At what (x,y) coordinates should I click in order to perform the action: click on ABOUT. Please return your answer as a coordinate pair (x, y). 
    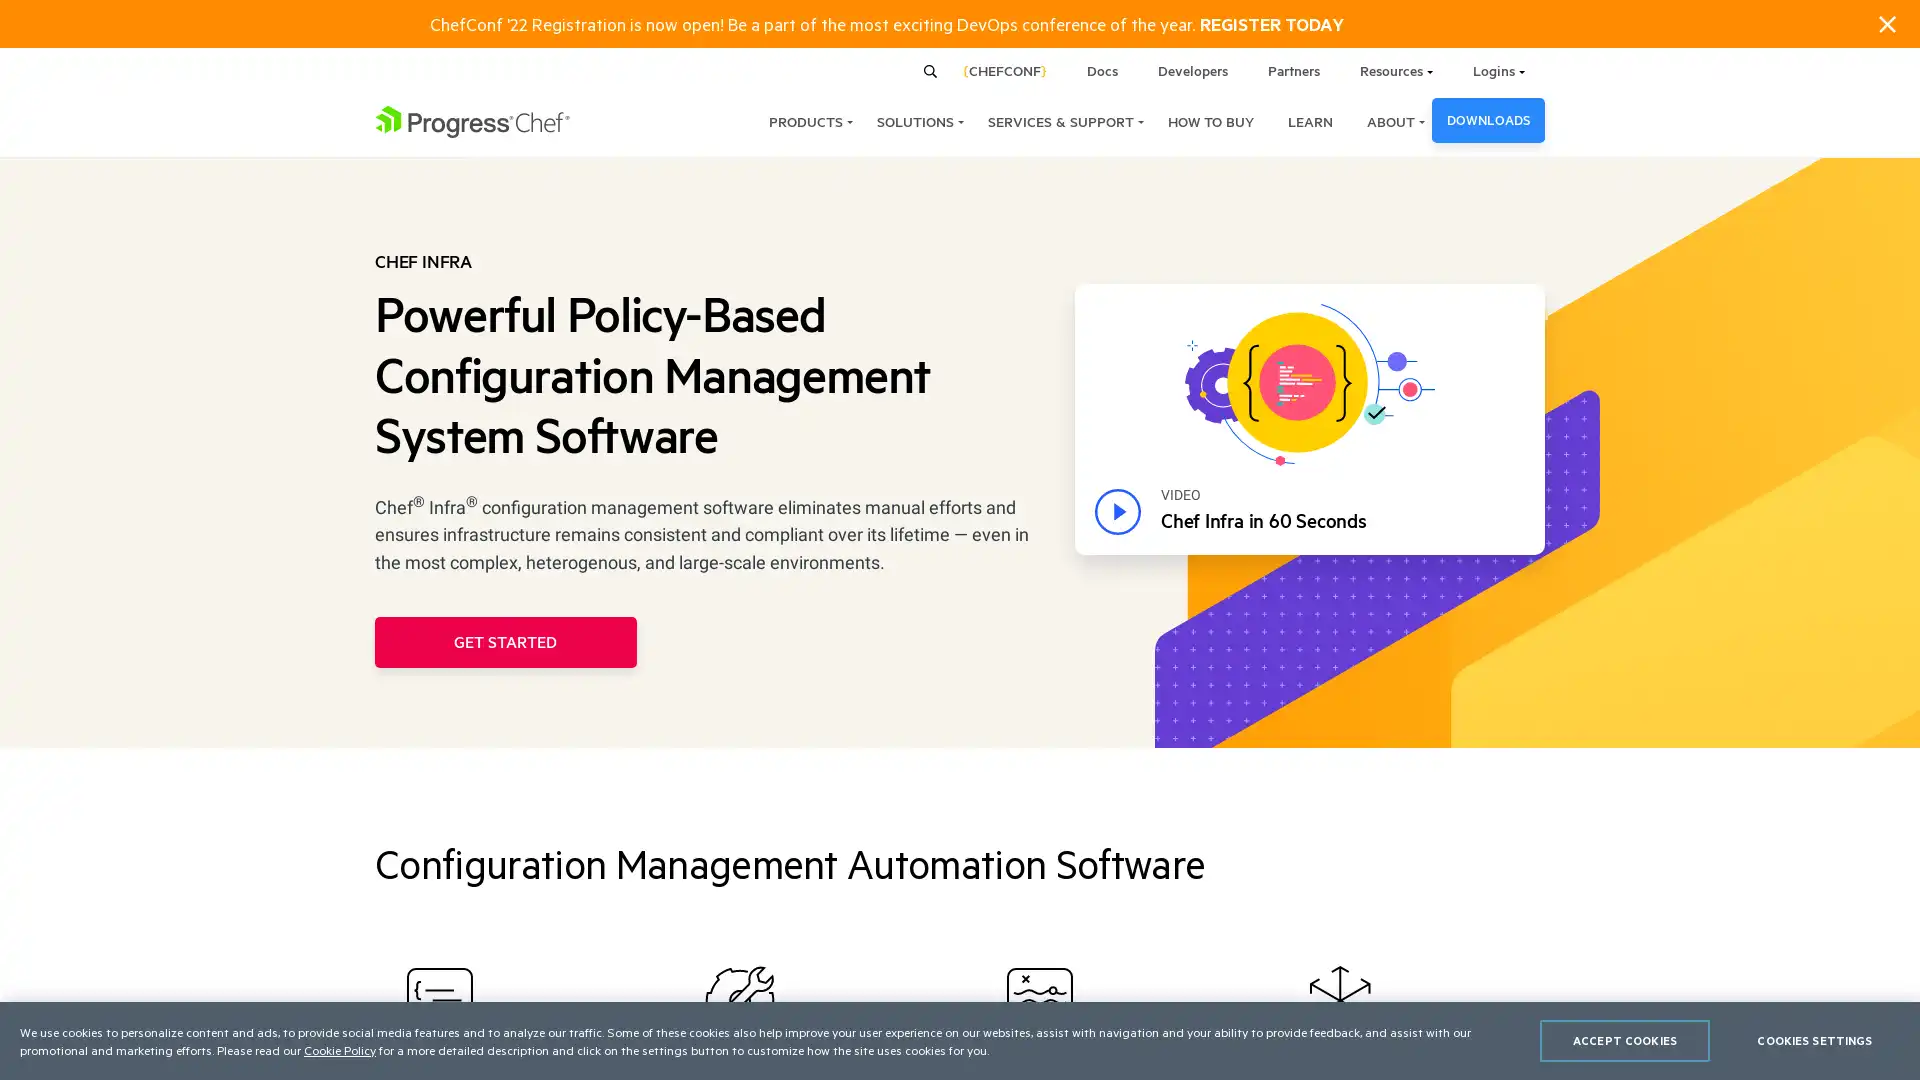
    Looking at the image, I should click on (1345, 122).